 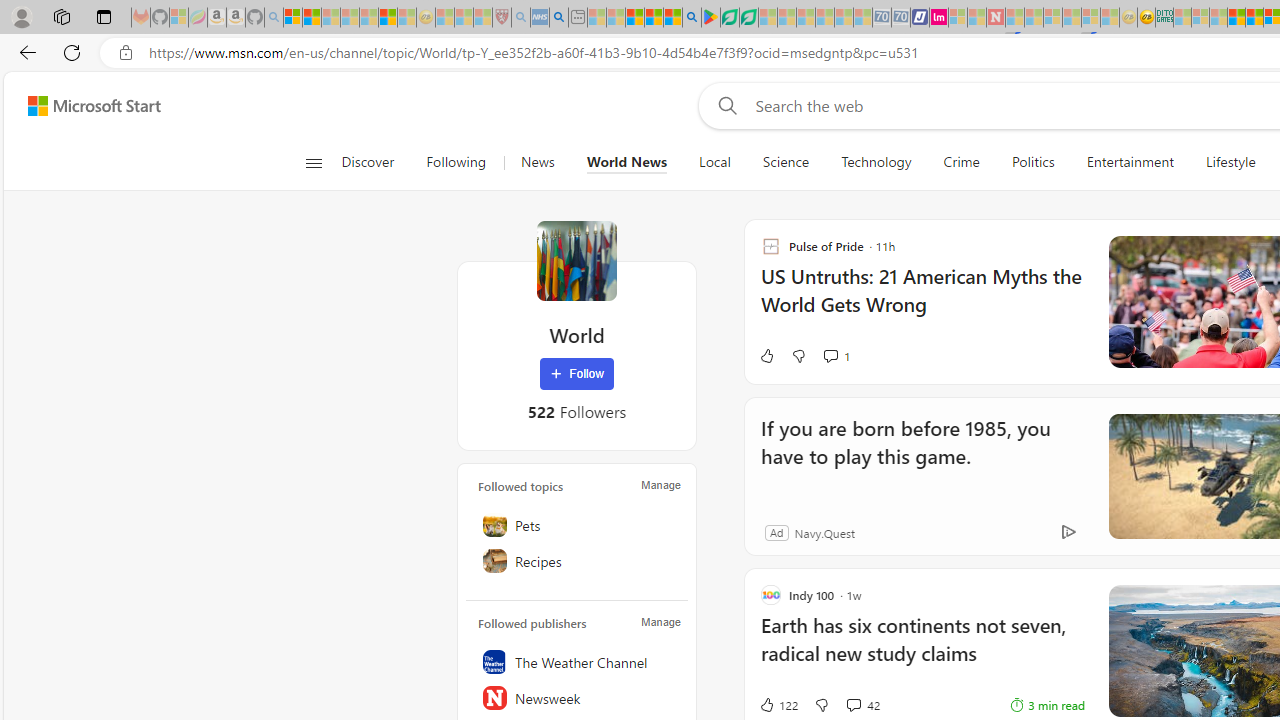 What do you see at coordinates (1129, 162) in the screenshot?
I see `'Entertainment'` at bounding box center [1129, 162].